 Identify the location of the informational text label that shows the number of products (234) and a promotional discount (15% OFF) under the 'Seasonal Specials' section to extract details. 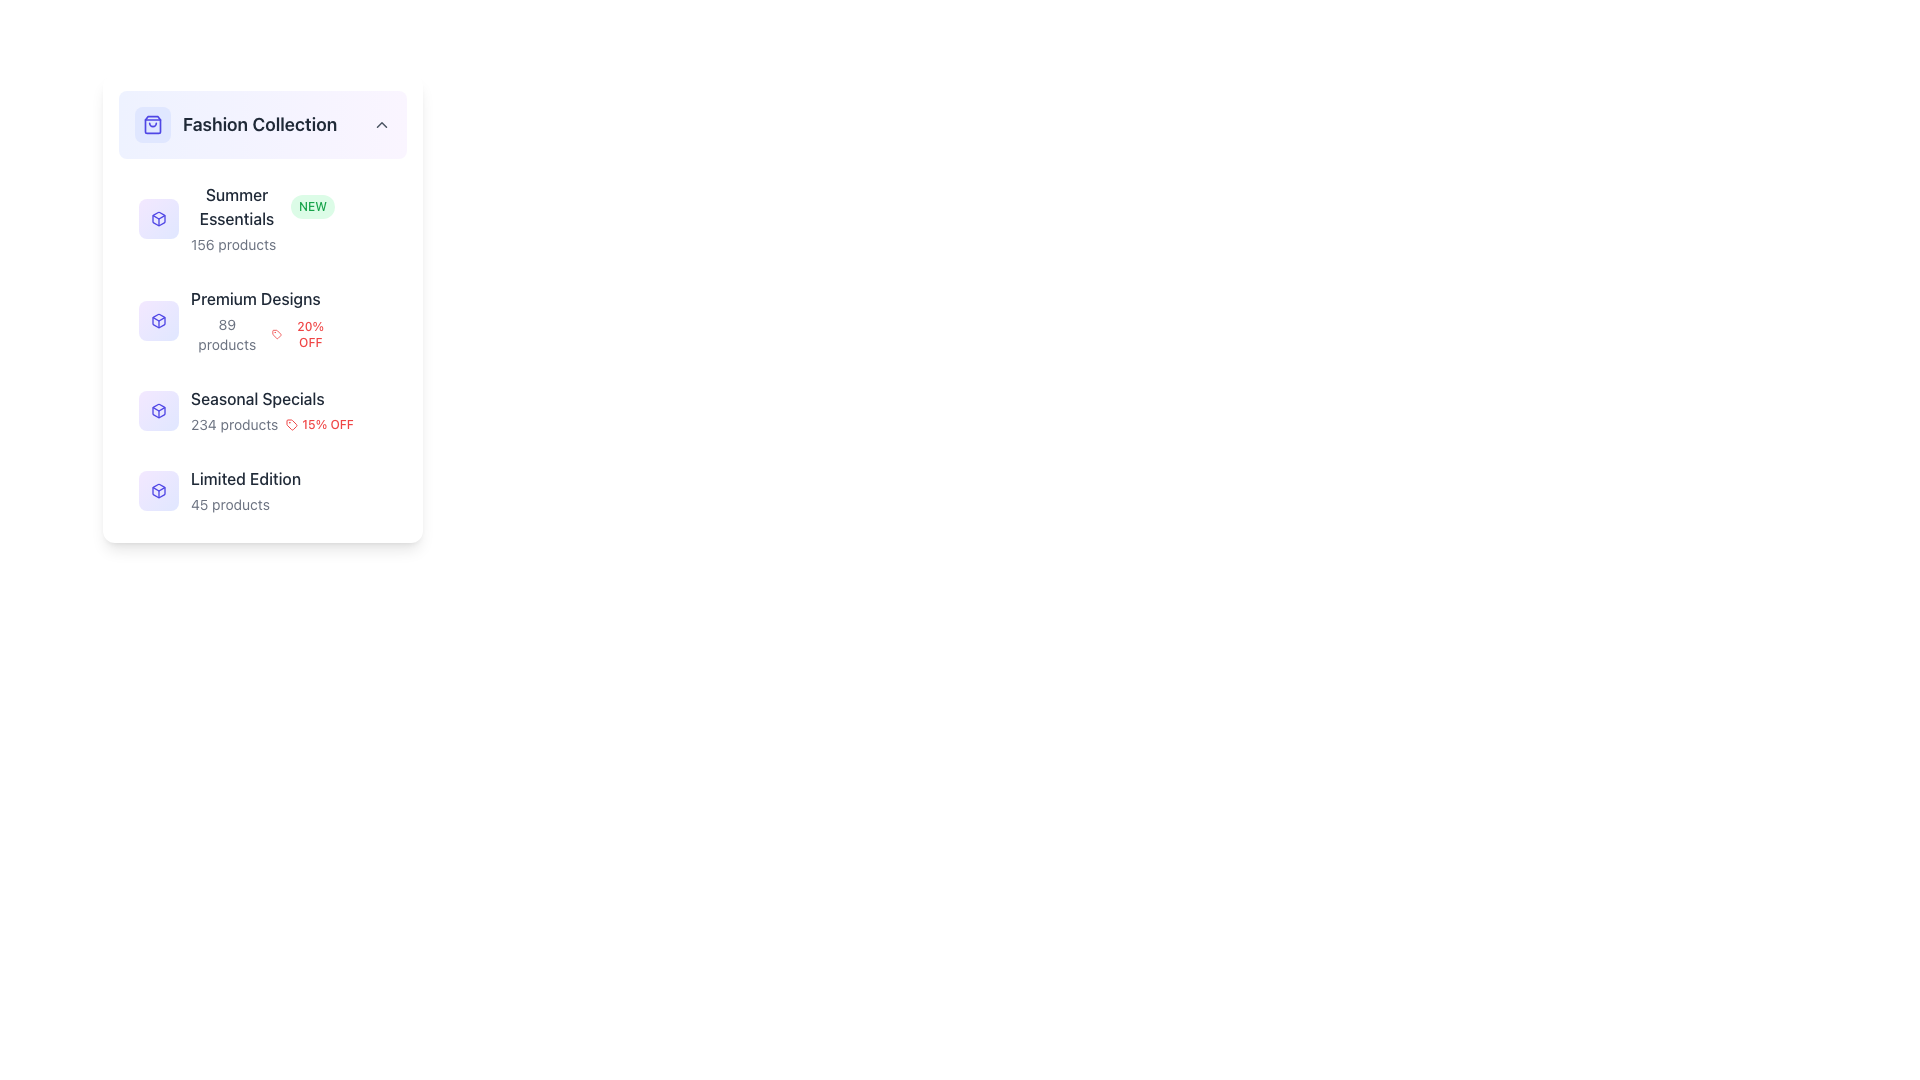
(278, 423).